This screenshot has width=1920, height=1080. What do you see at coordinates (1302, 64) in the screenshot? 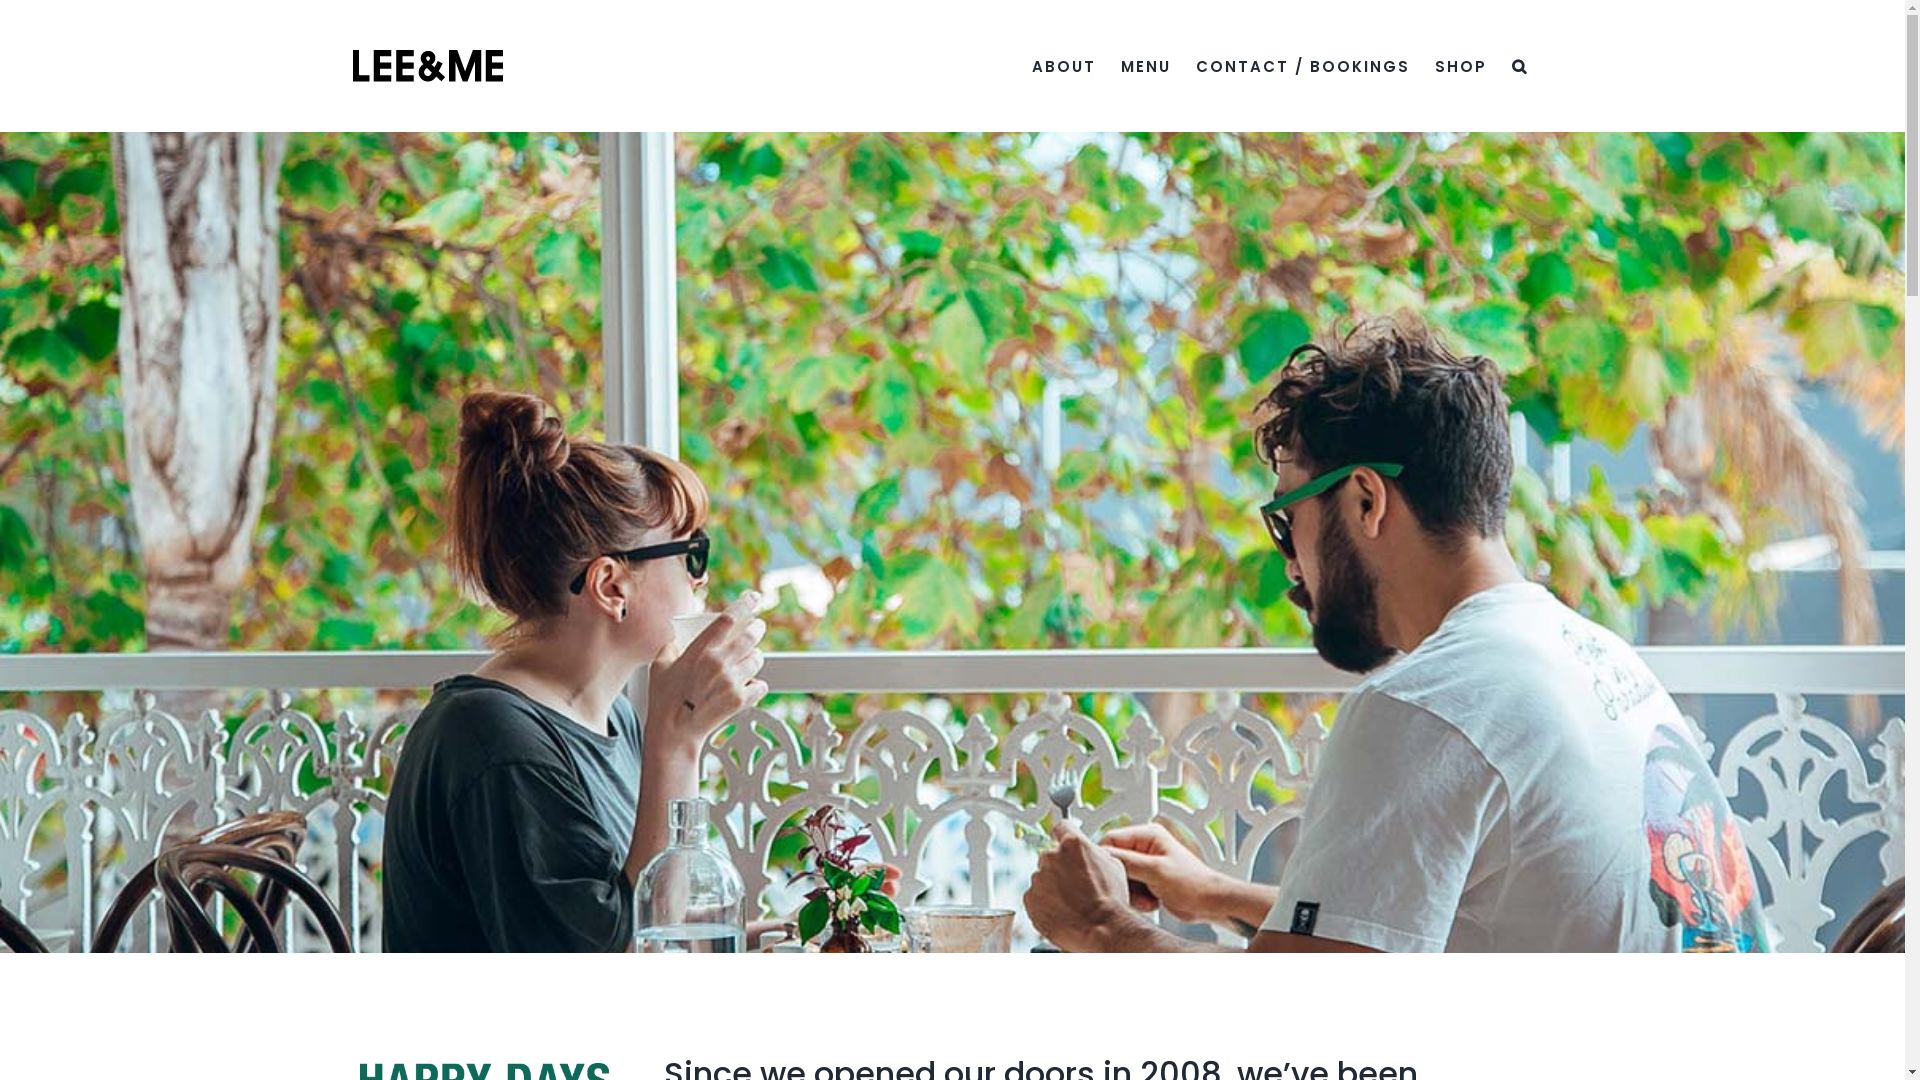
I see `'CONTACT / BOOKINGS'` at bounding box center [1302, 64].